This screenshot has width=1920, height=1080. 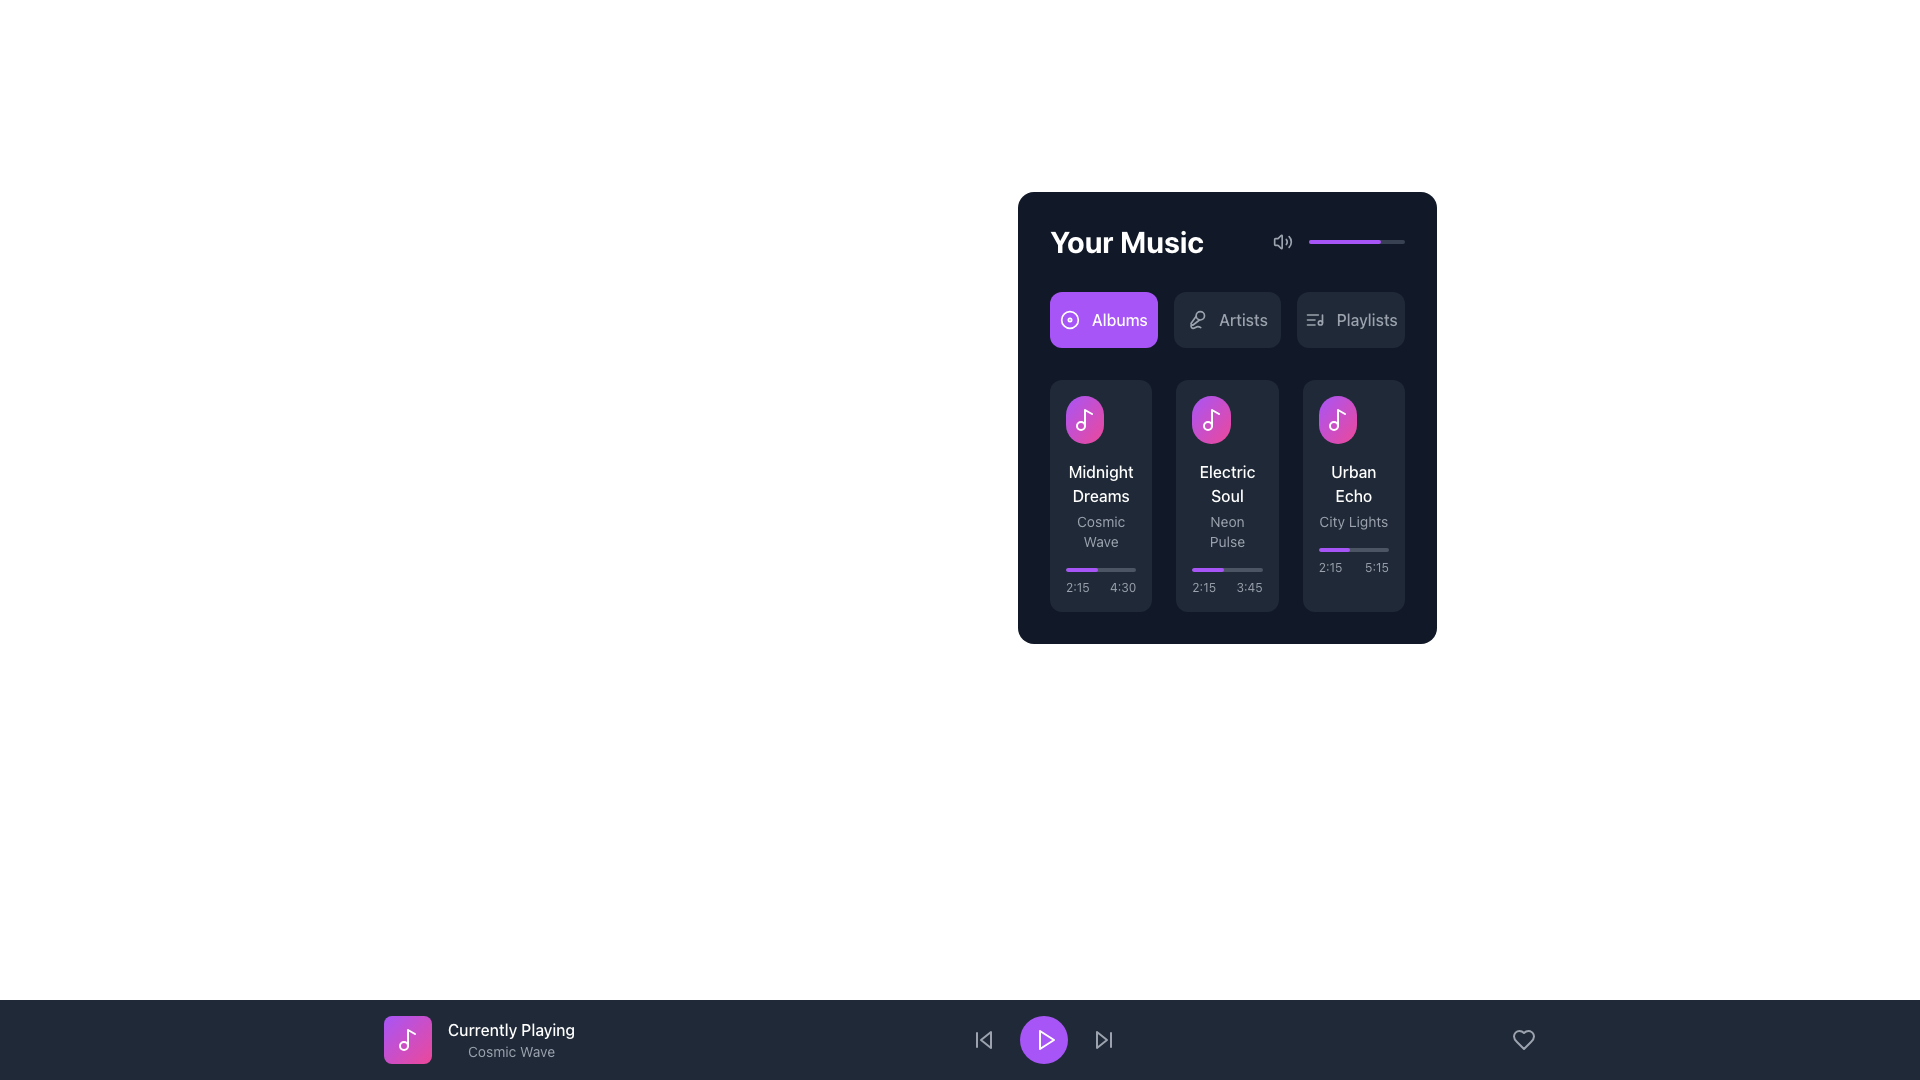 What do you see at coordinates (1364, 241) in the screenshot?
I see `the volume slider` at bounding box center [1364, 241].